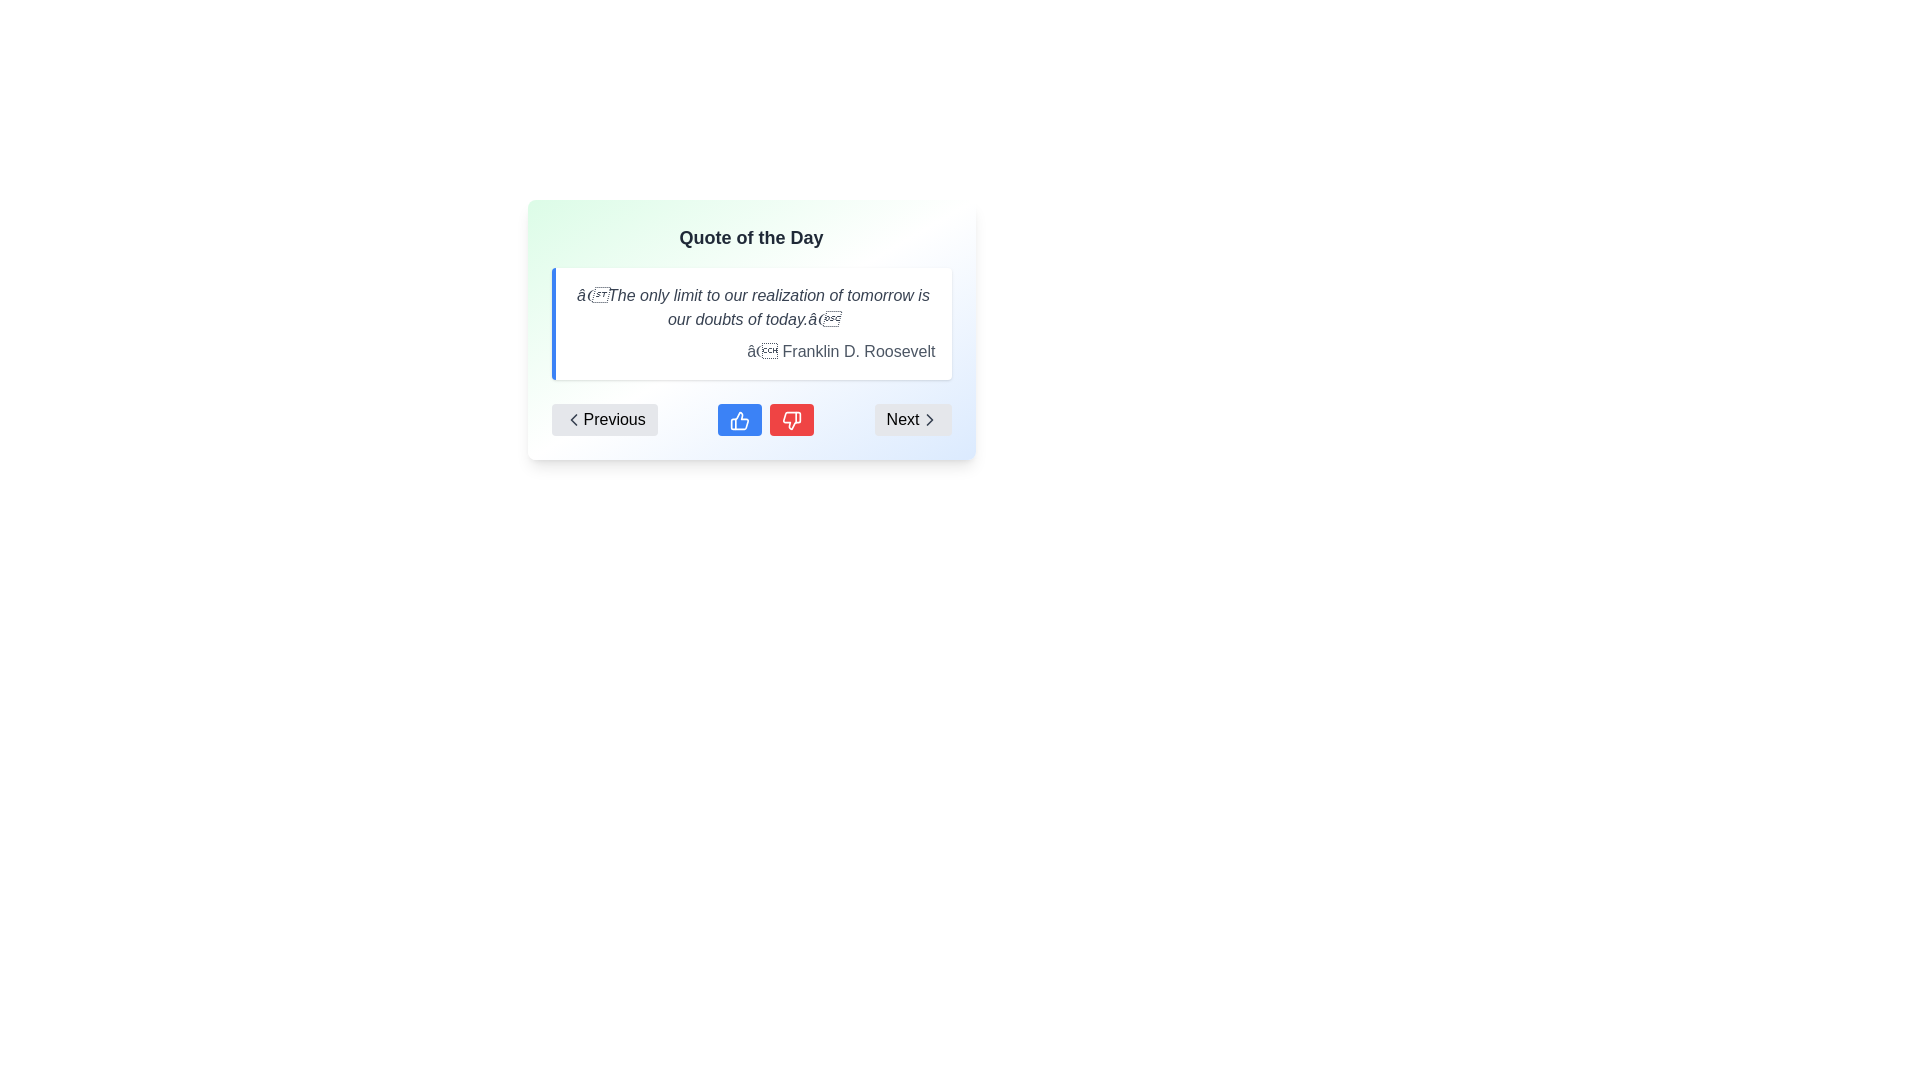  What do you see at coordinates (572, 419) in the screenshot?
I see `the chevron icon inside the 'Previous' button` at bounding box center [572, 419].